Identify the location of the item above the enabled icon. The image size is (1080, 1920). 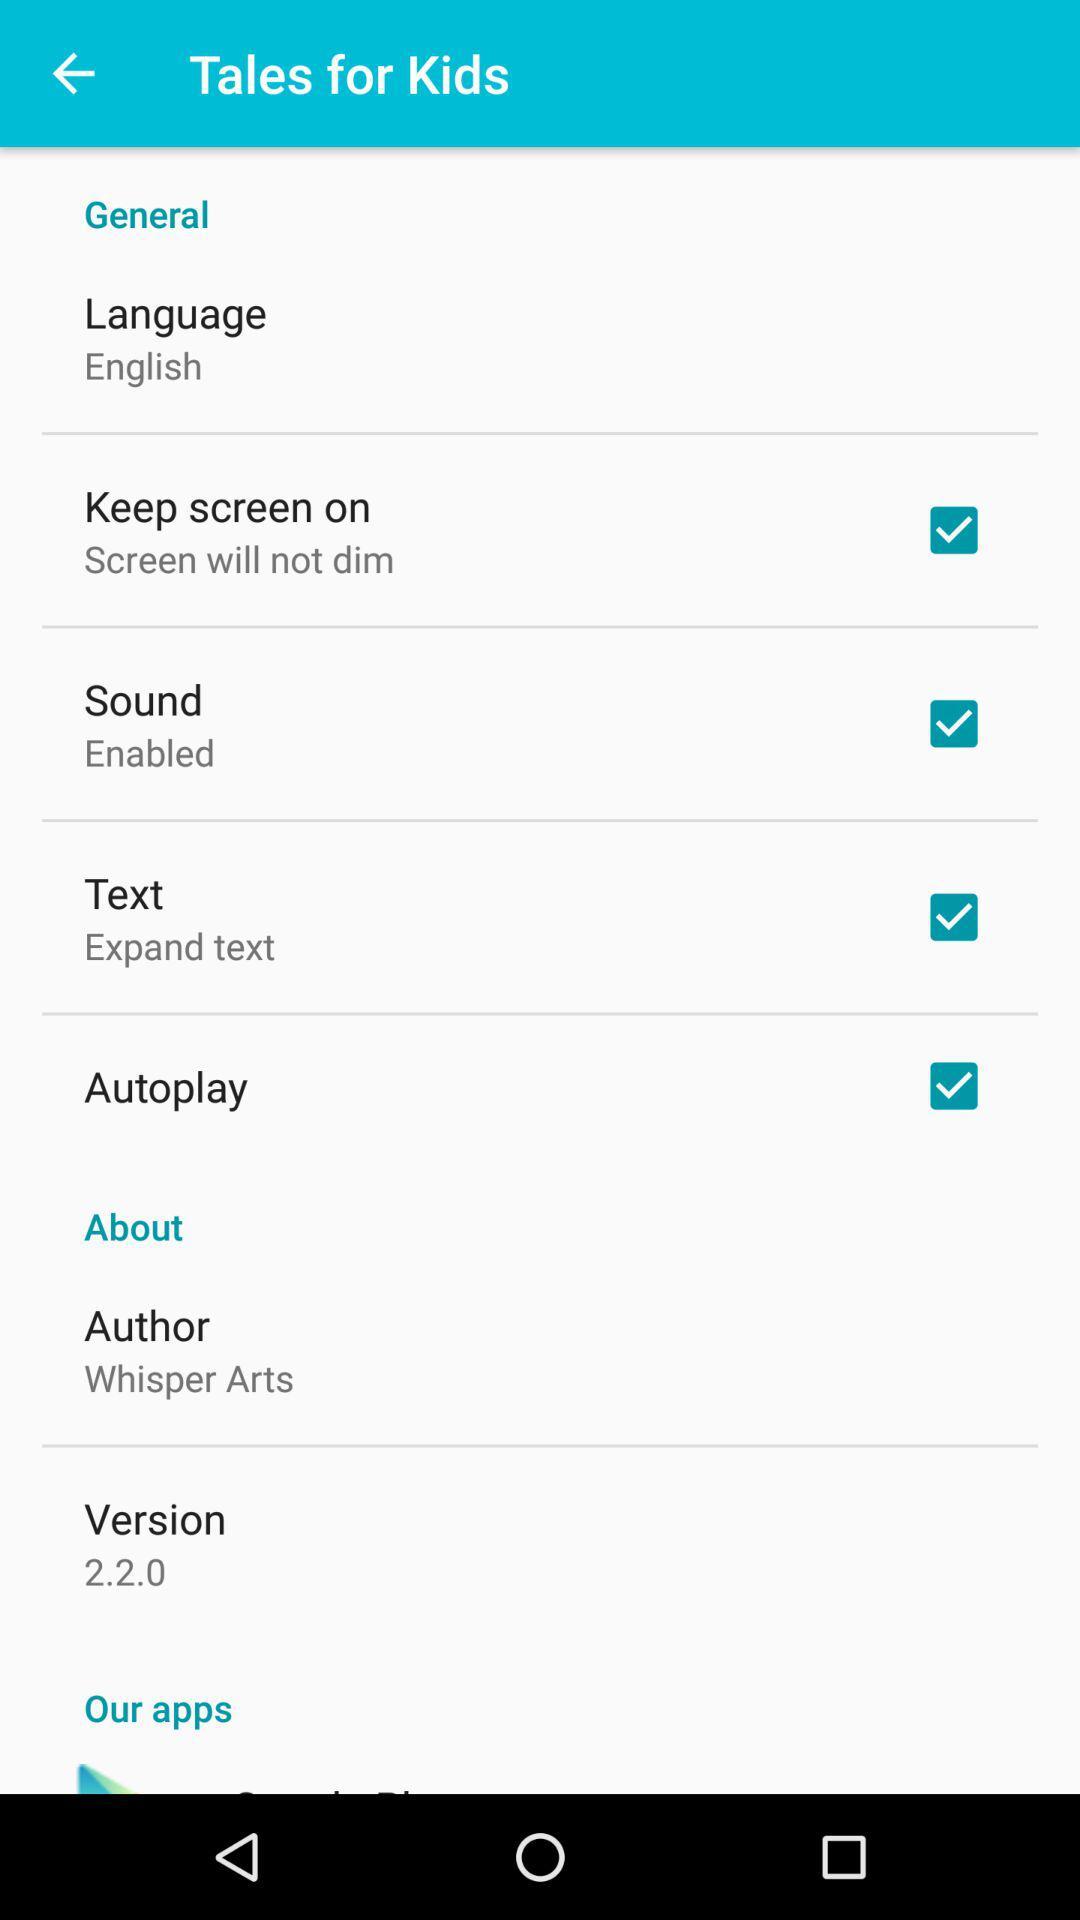
(142, 699).